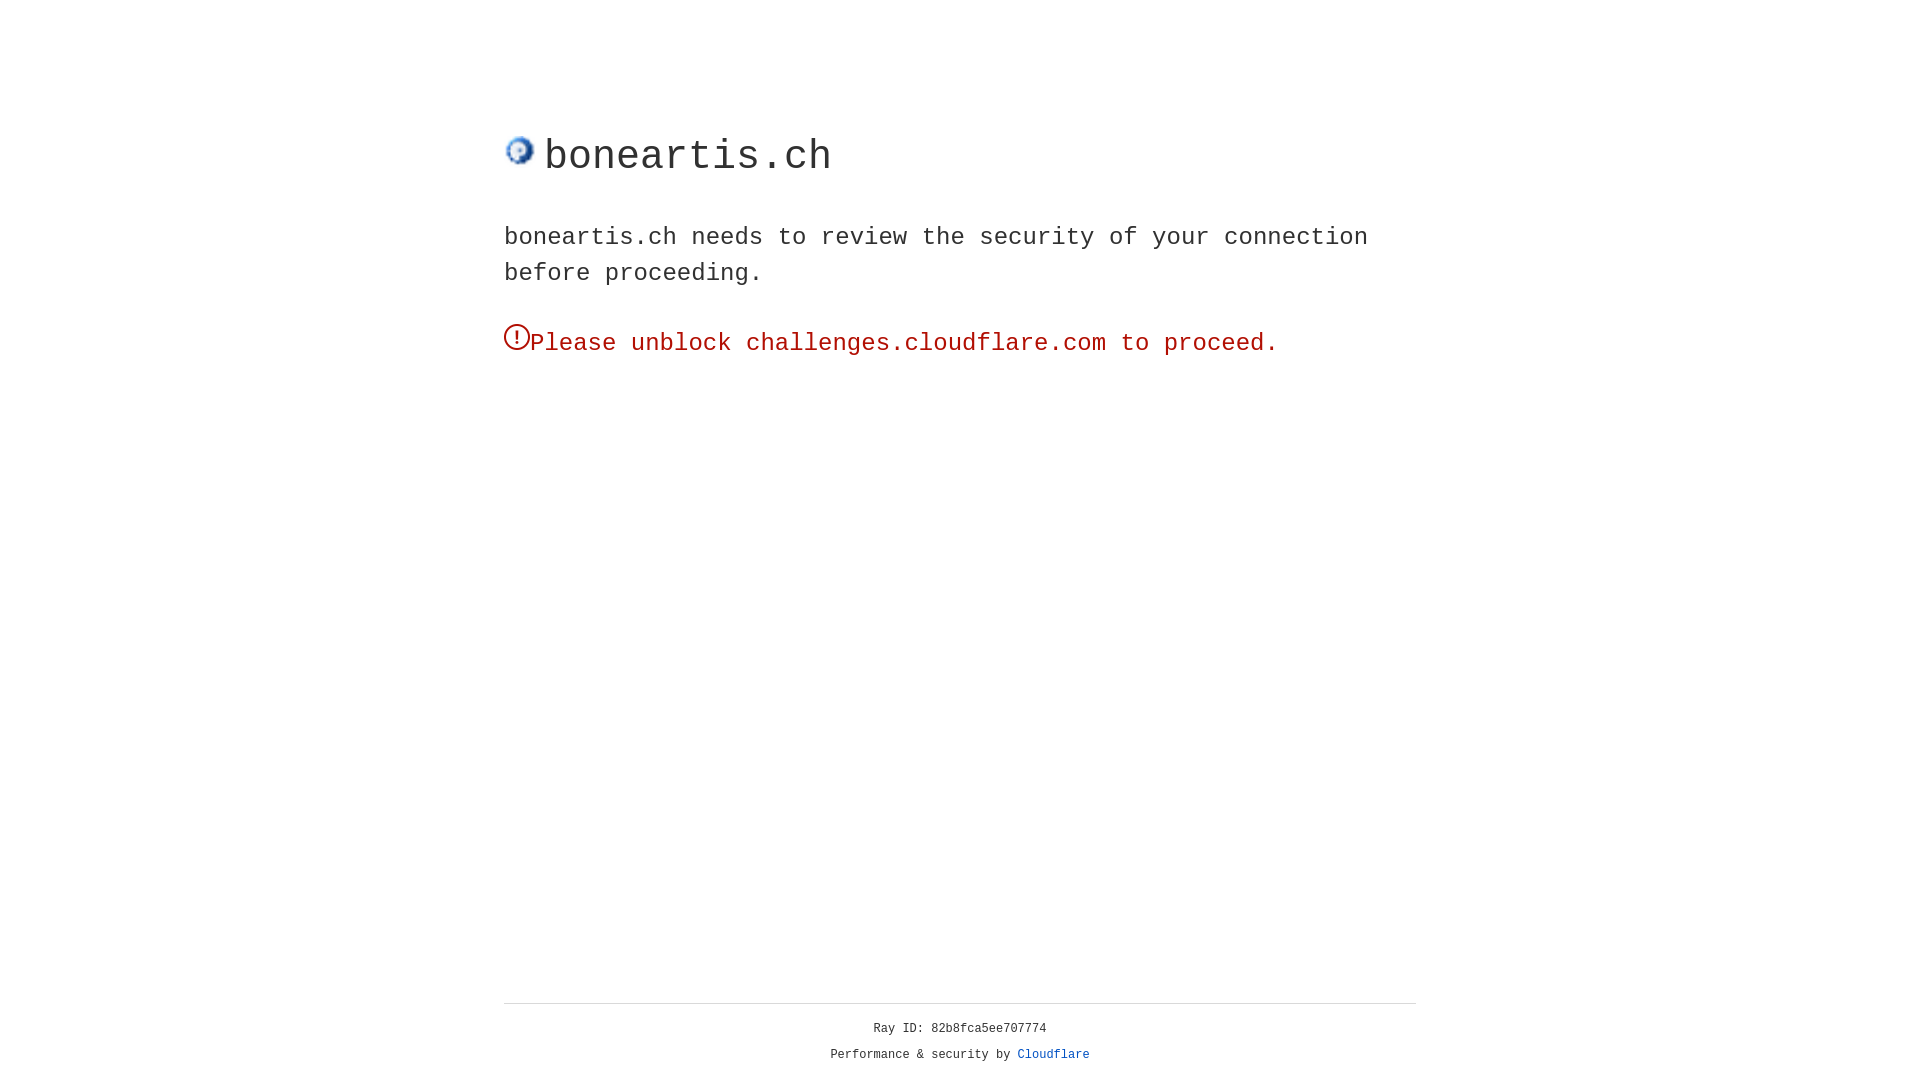  Describe the element at coordinates (1017, 1054) in the screenshot. I see `'Cloudflare'` at that location.